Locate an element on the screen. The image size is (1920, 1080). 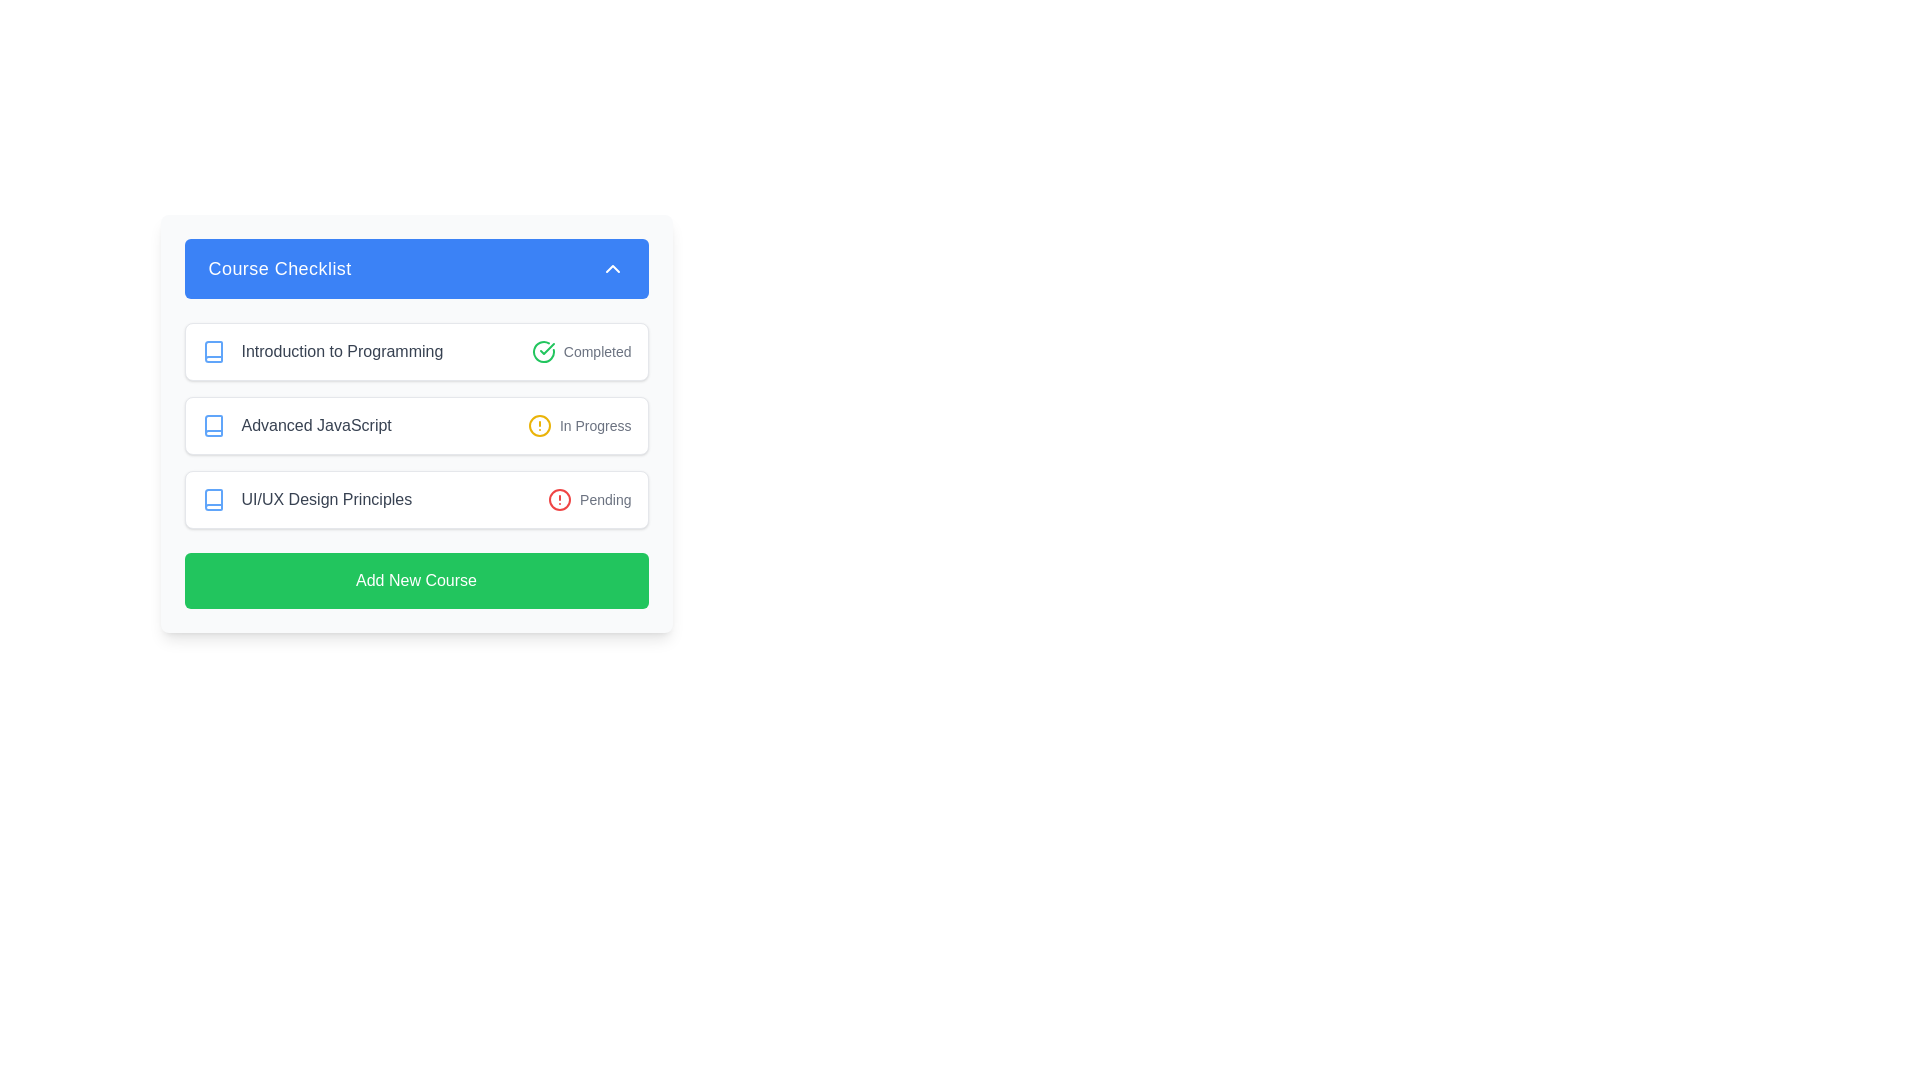
the toggle button at the top of the checklist interface is located at coordinates (415, 268).